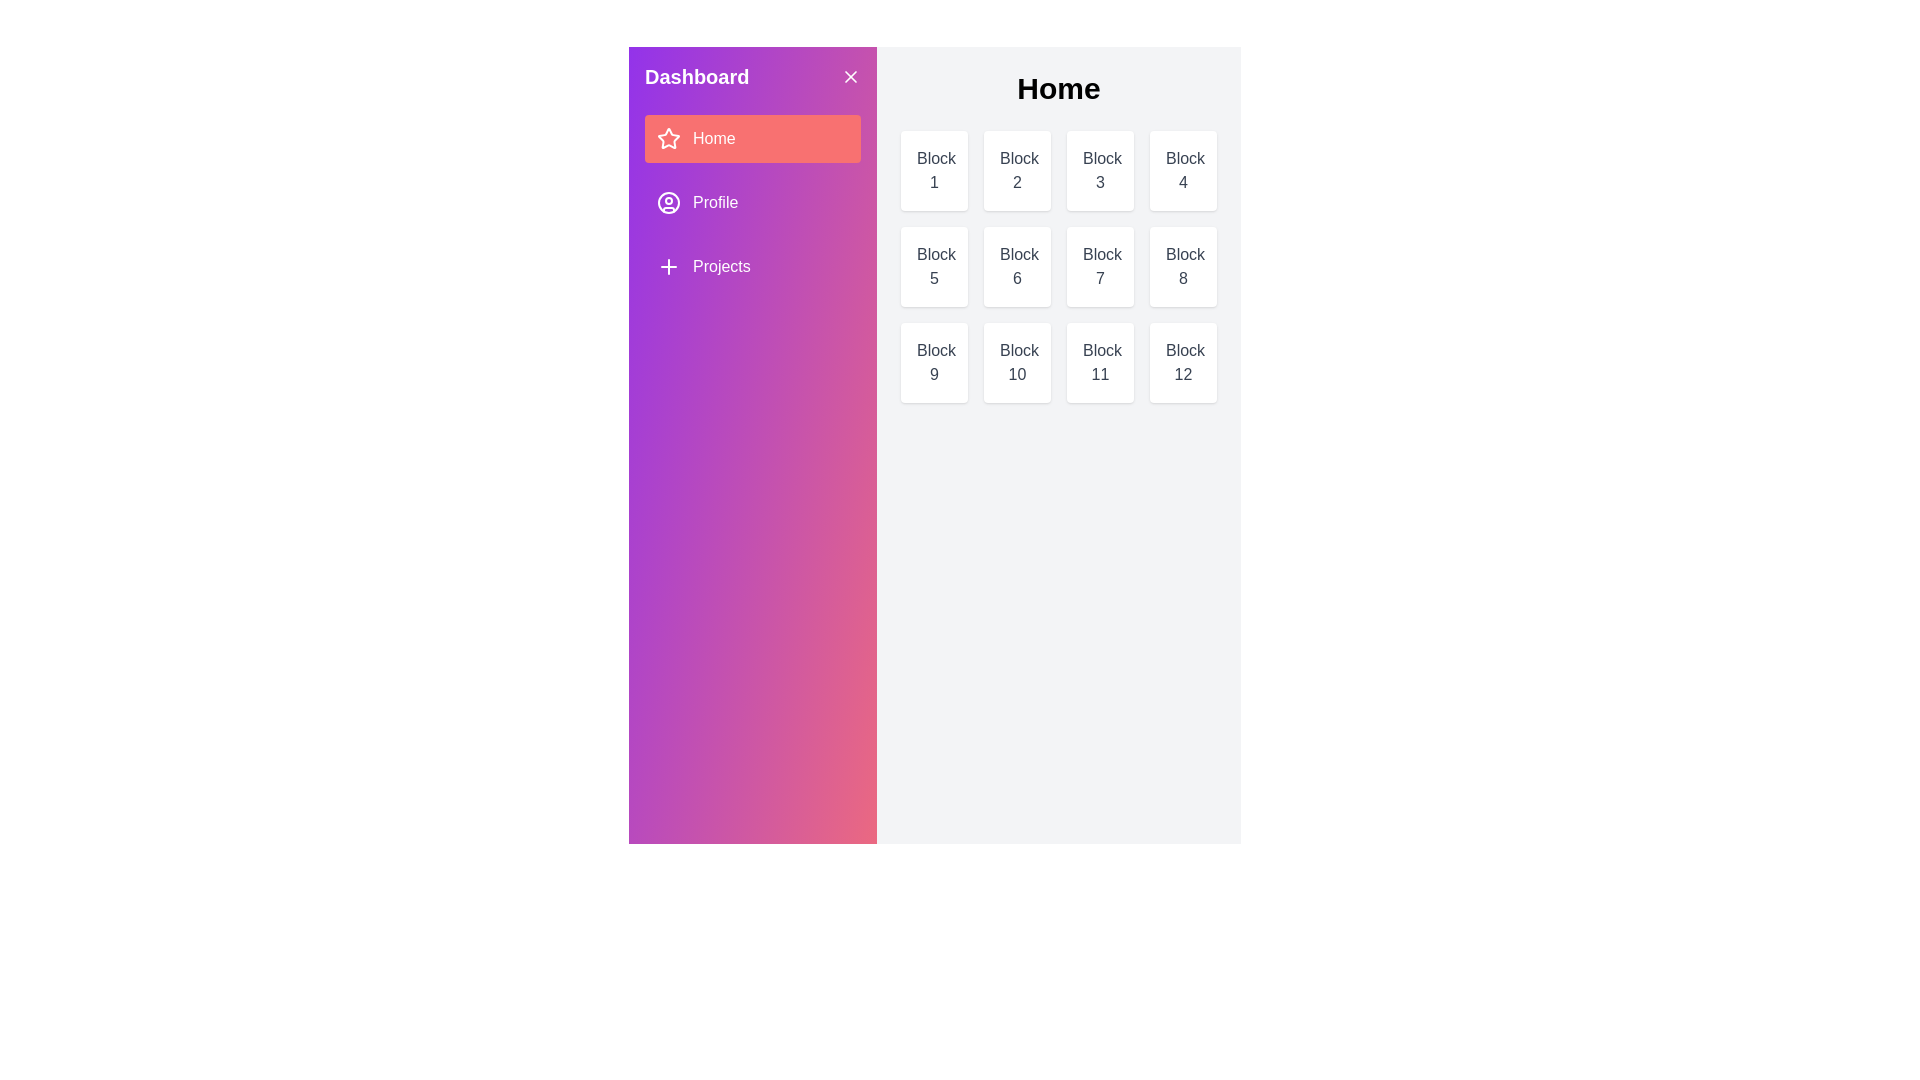 Image resolution: width=1920 pixels, height=1080 pixels. I want to click on the close button to hide the drawer, so click(850, 76).